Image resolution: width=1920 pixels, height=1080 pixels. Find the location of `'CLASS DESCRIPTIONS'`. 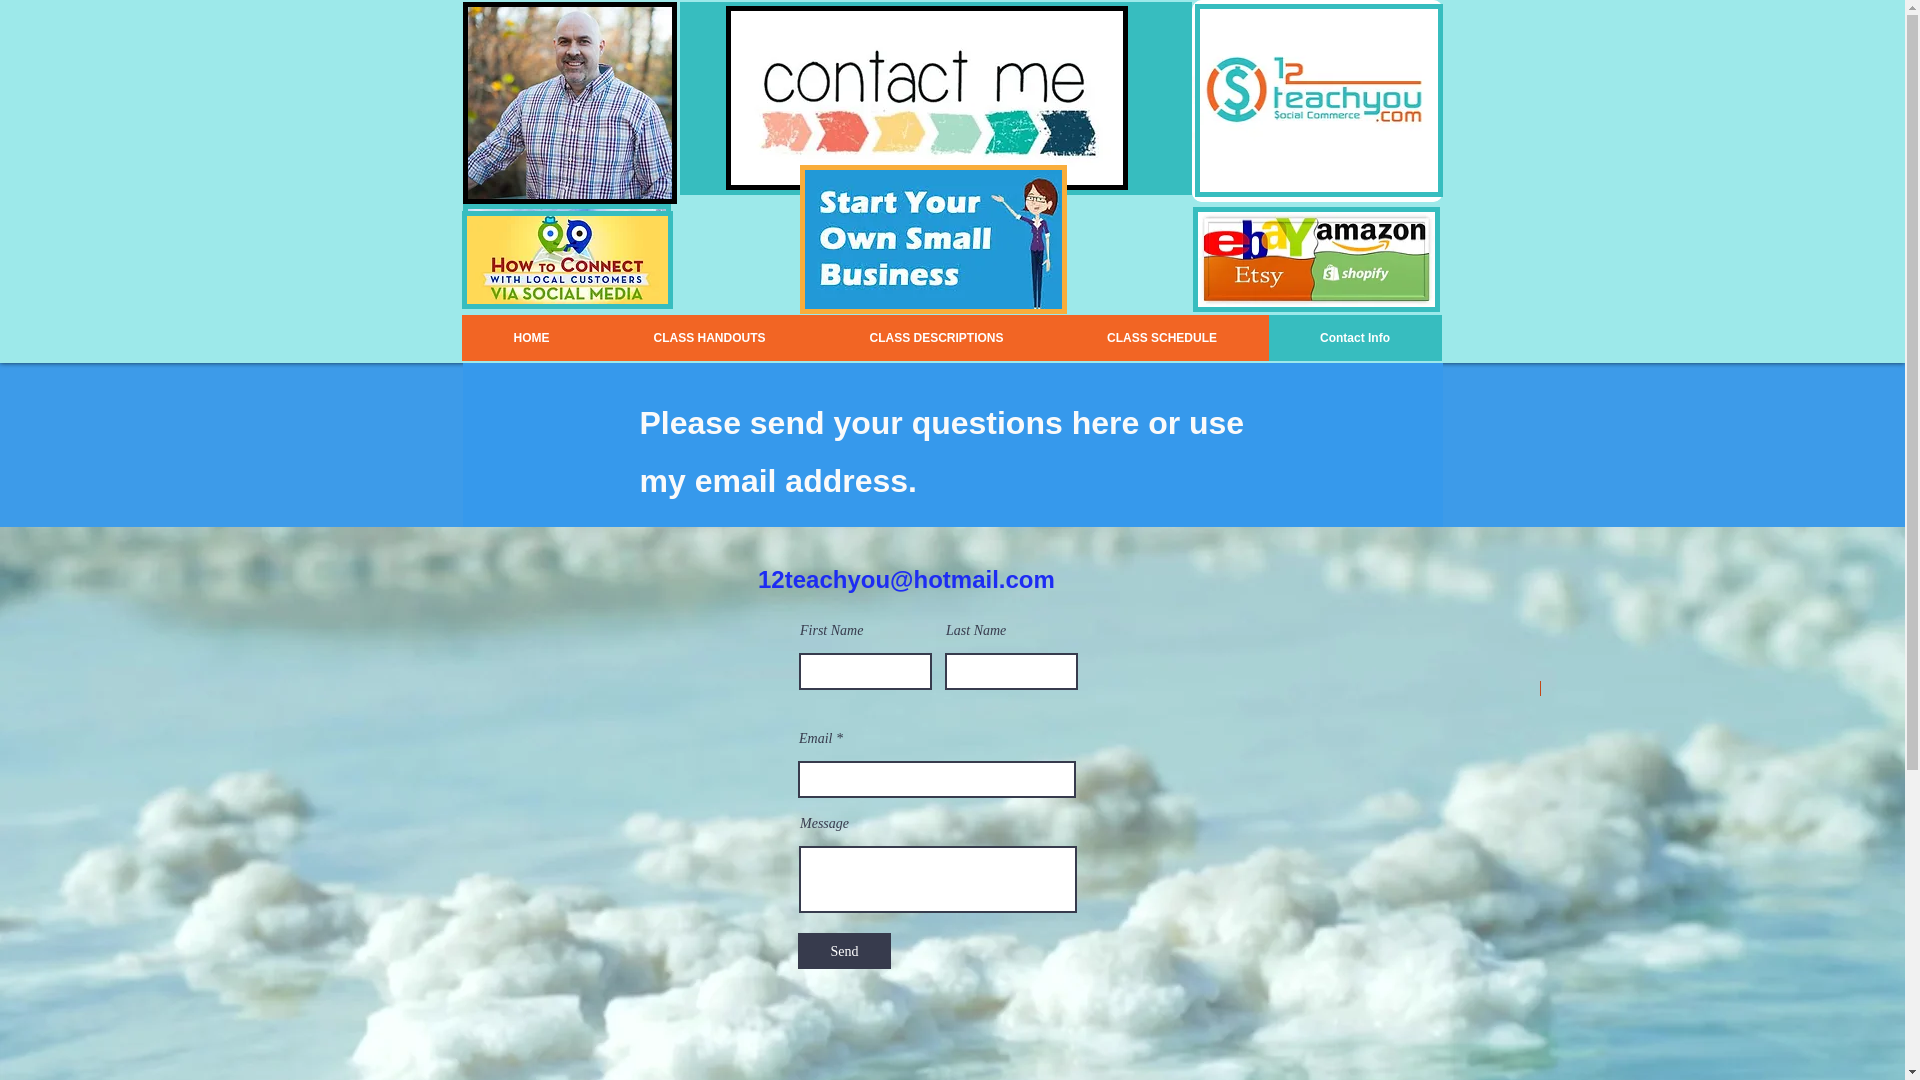

'CLASS DESCRIPTIONS' is located at coordinates (935, 337).